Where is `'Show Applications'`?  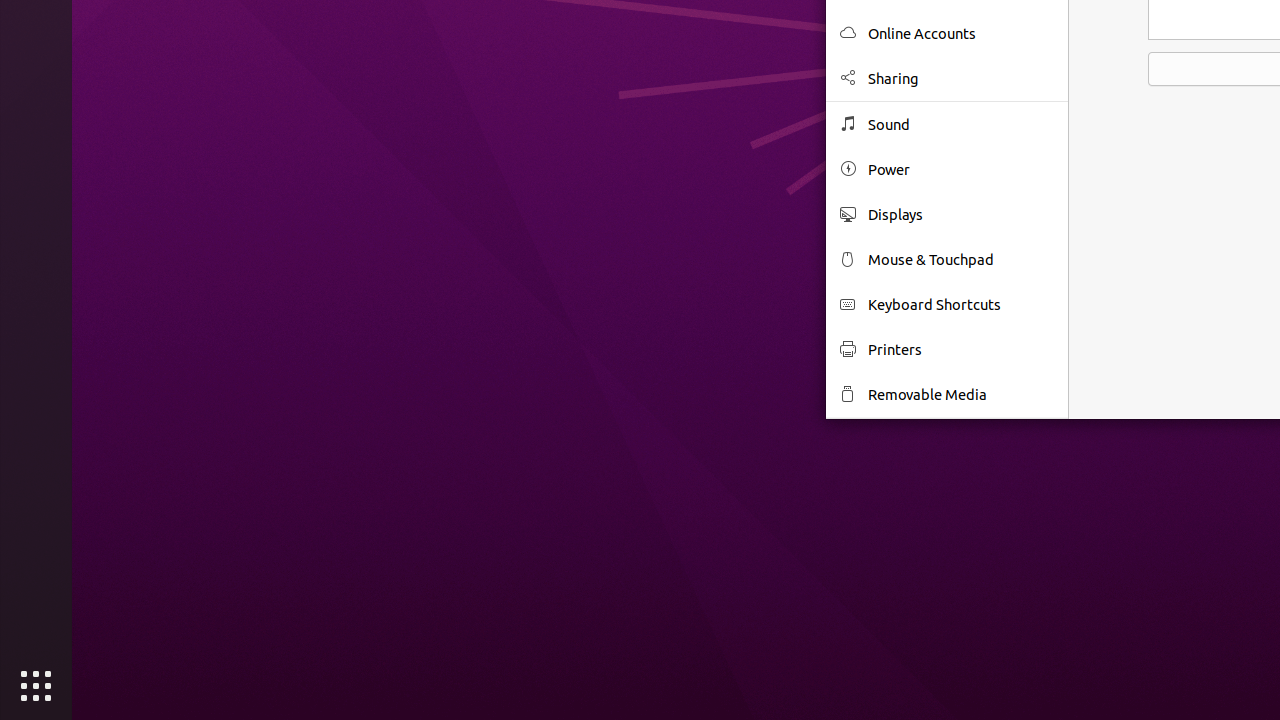 'Show Applications' is located at coordinates (35, 685).